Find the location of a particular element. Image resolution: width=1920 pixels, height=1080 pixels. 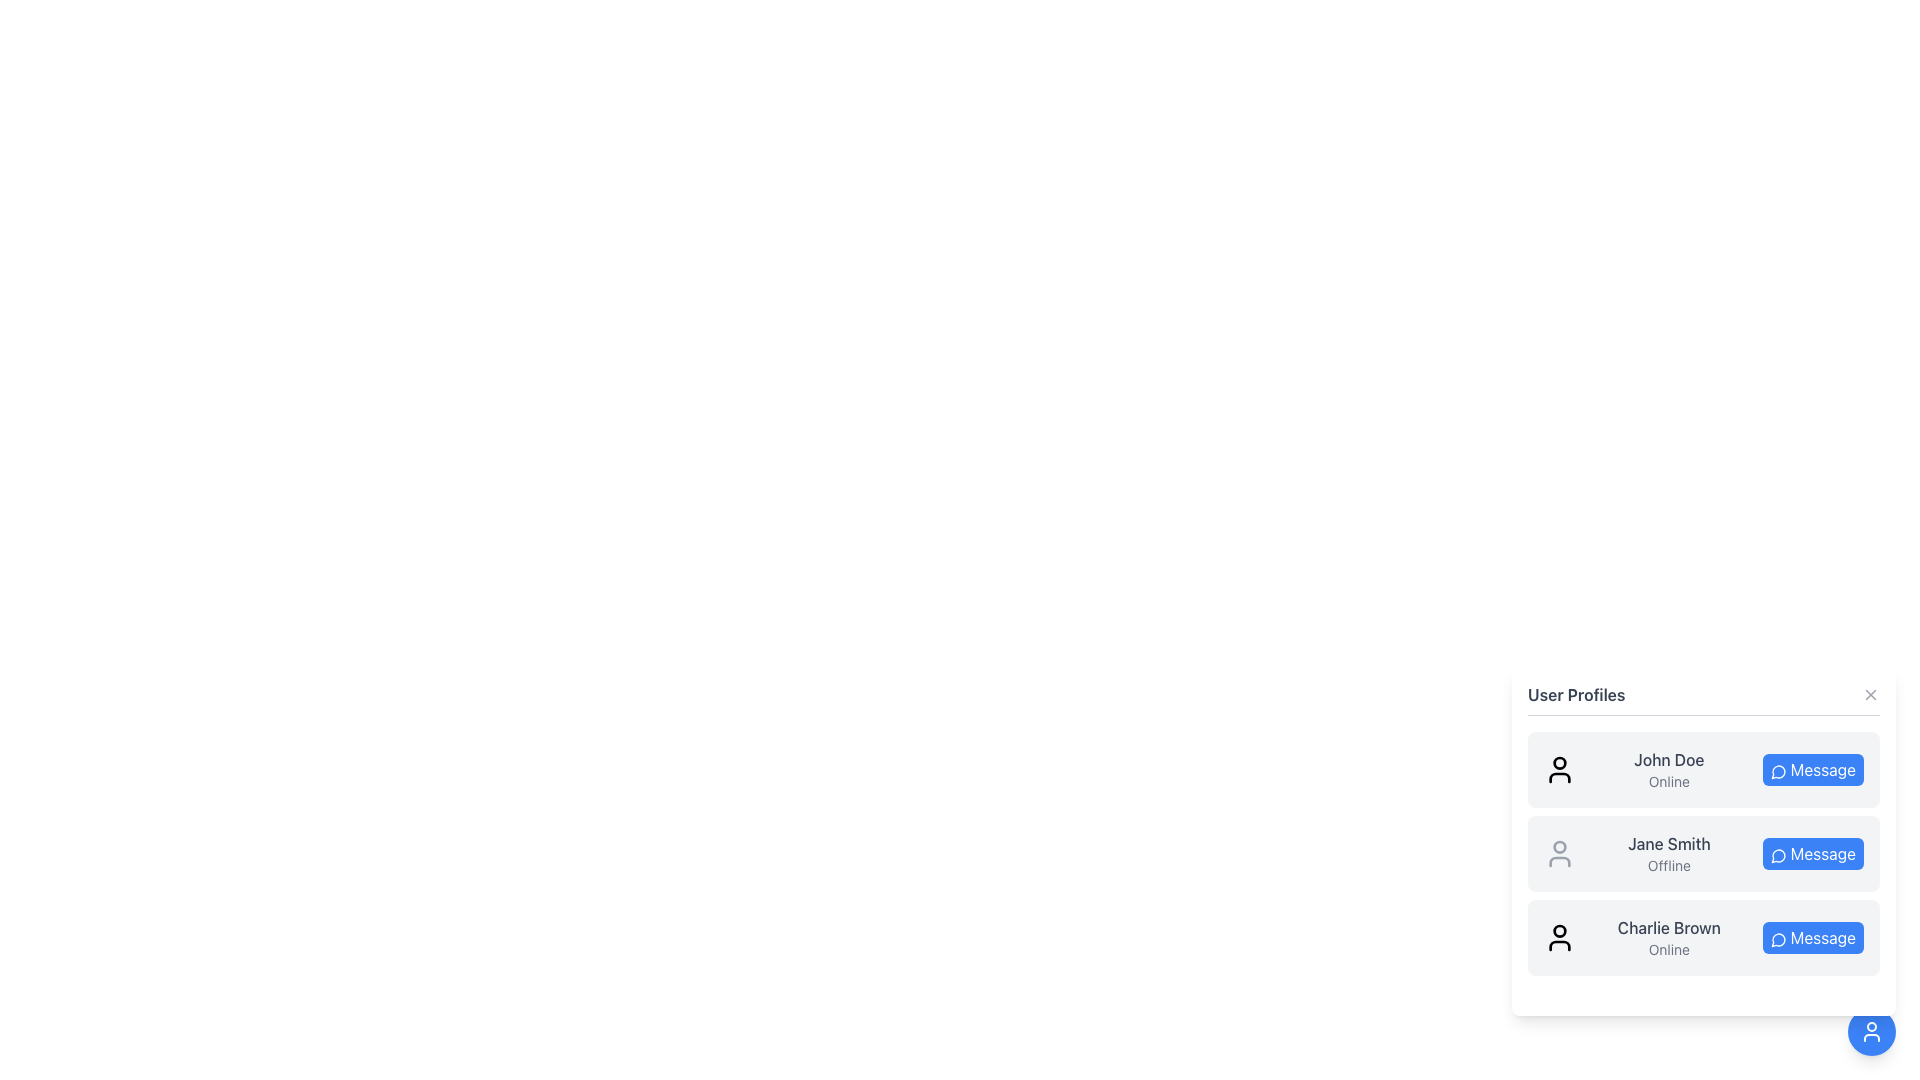

the circular blue speech bubble icon located to the right of the 'Message' label for user 'Charlie Brown' is located at coordinates (1778, 939).